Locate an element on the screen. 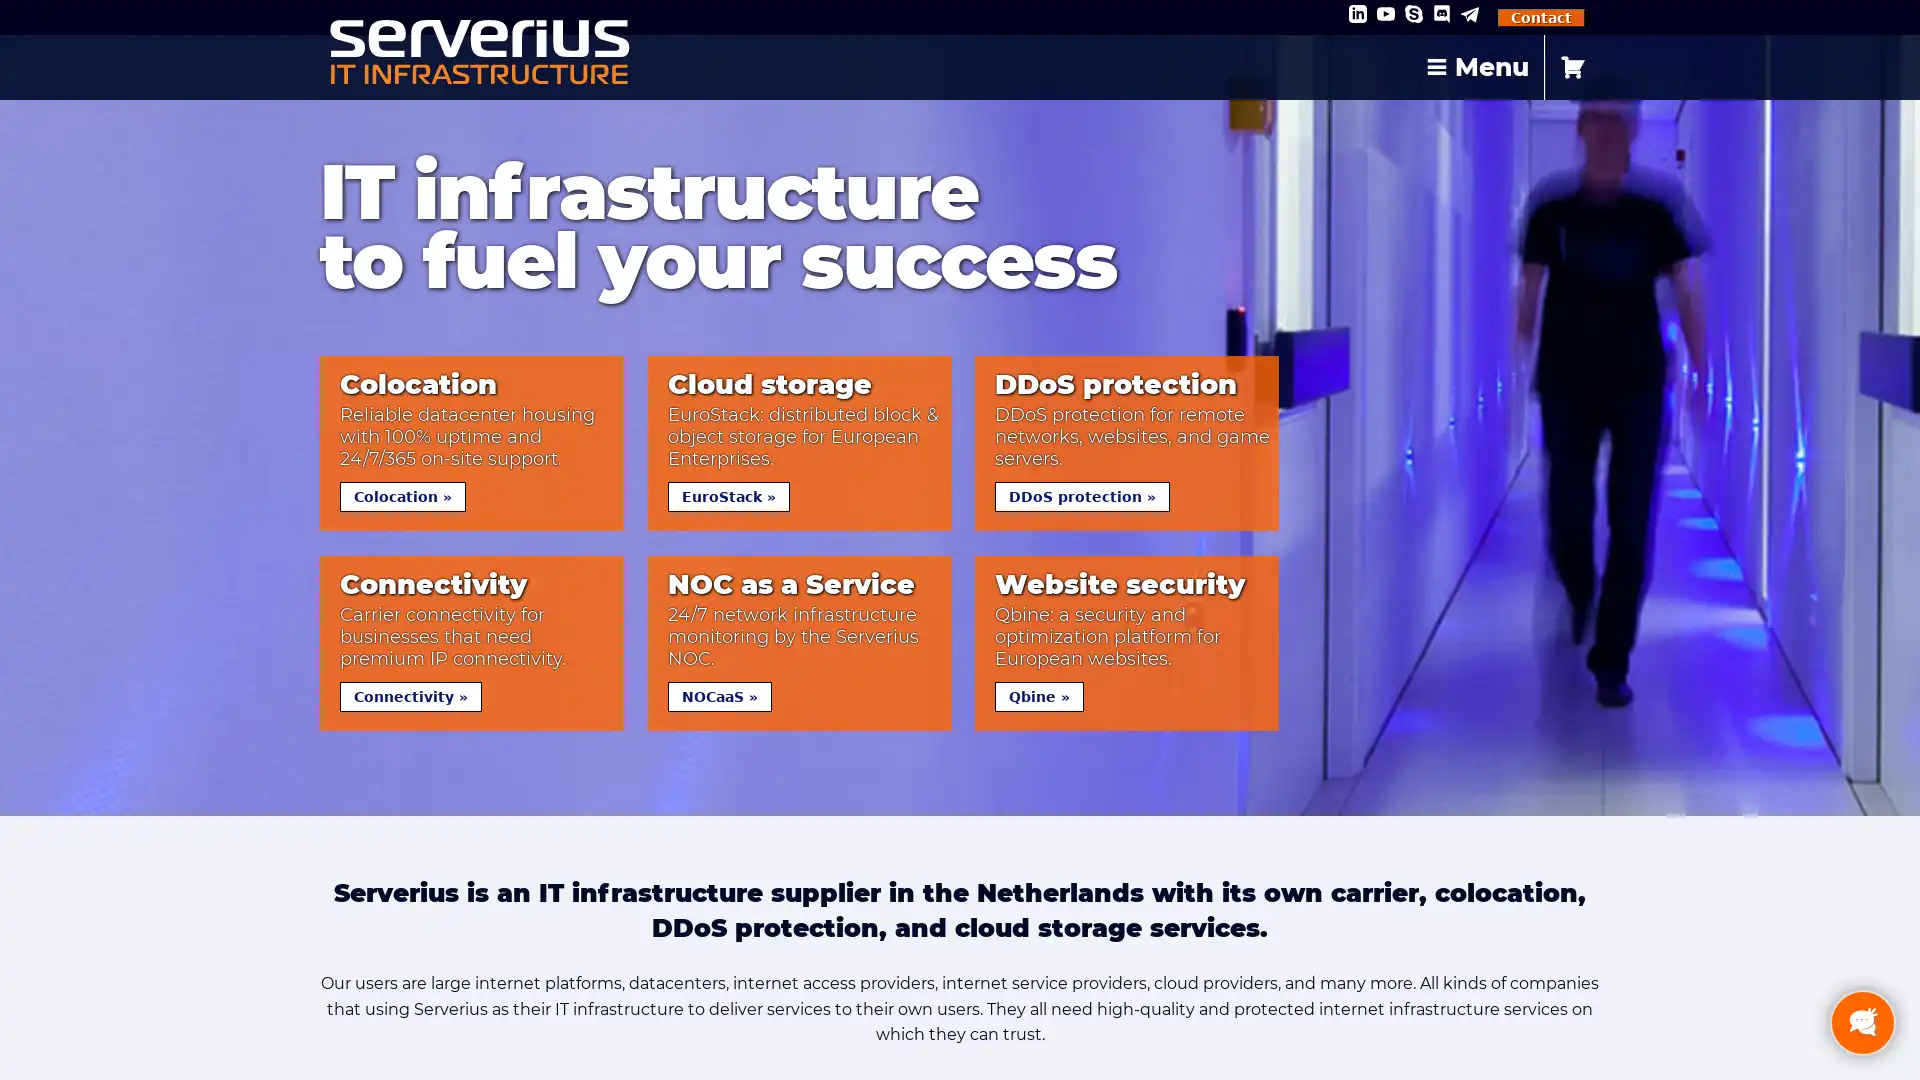 This screenshot has height=1080, width=1920. Colocation is located at coordinates (402, 495).